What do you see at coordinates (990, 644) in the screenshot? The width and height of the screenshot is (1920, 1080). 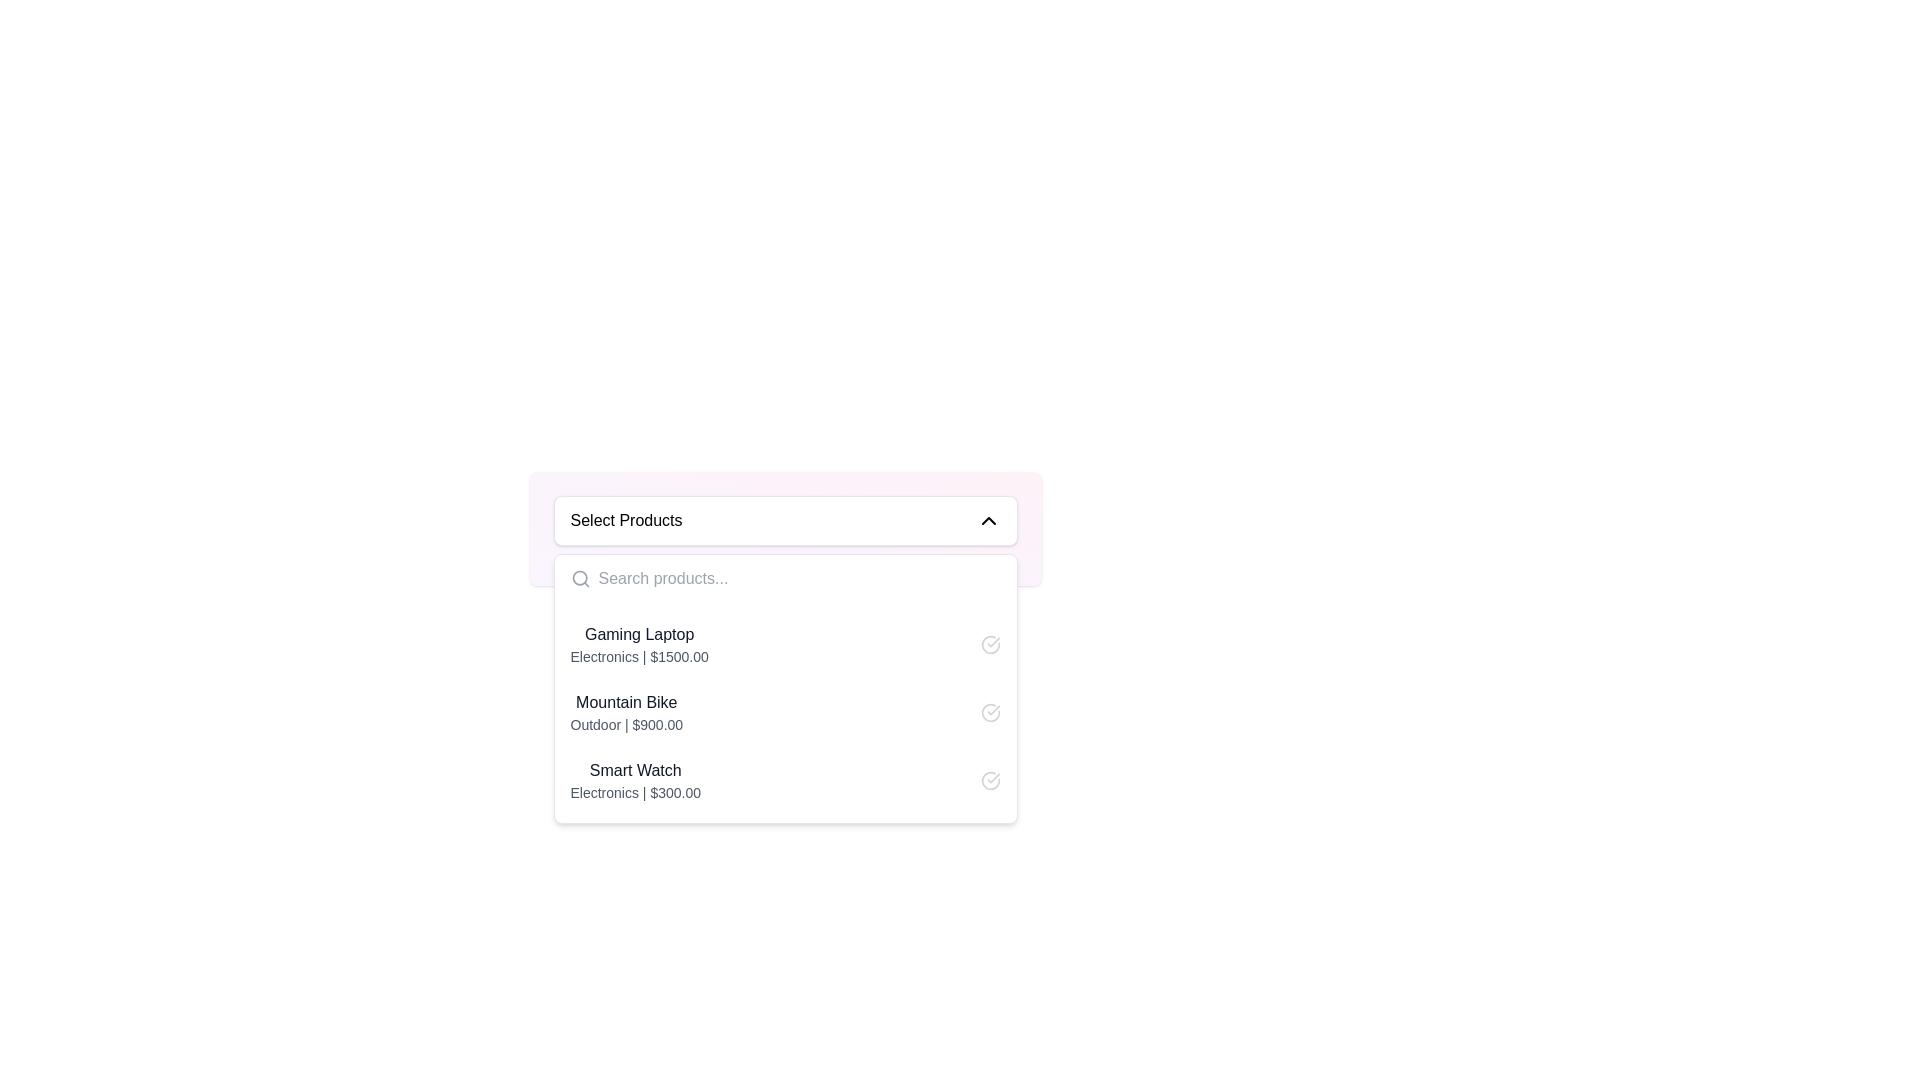 I see `the gray icon located` at bounding box center [990, 644].